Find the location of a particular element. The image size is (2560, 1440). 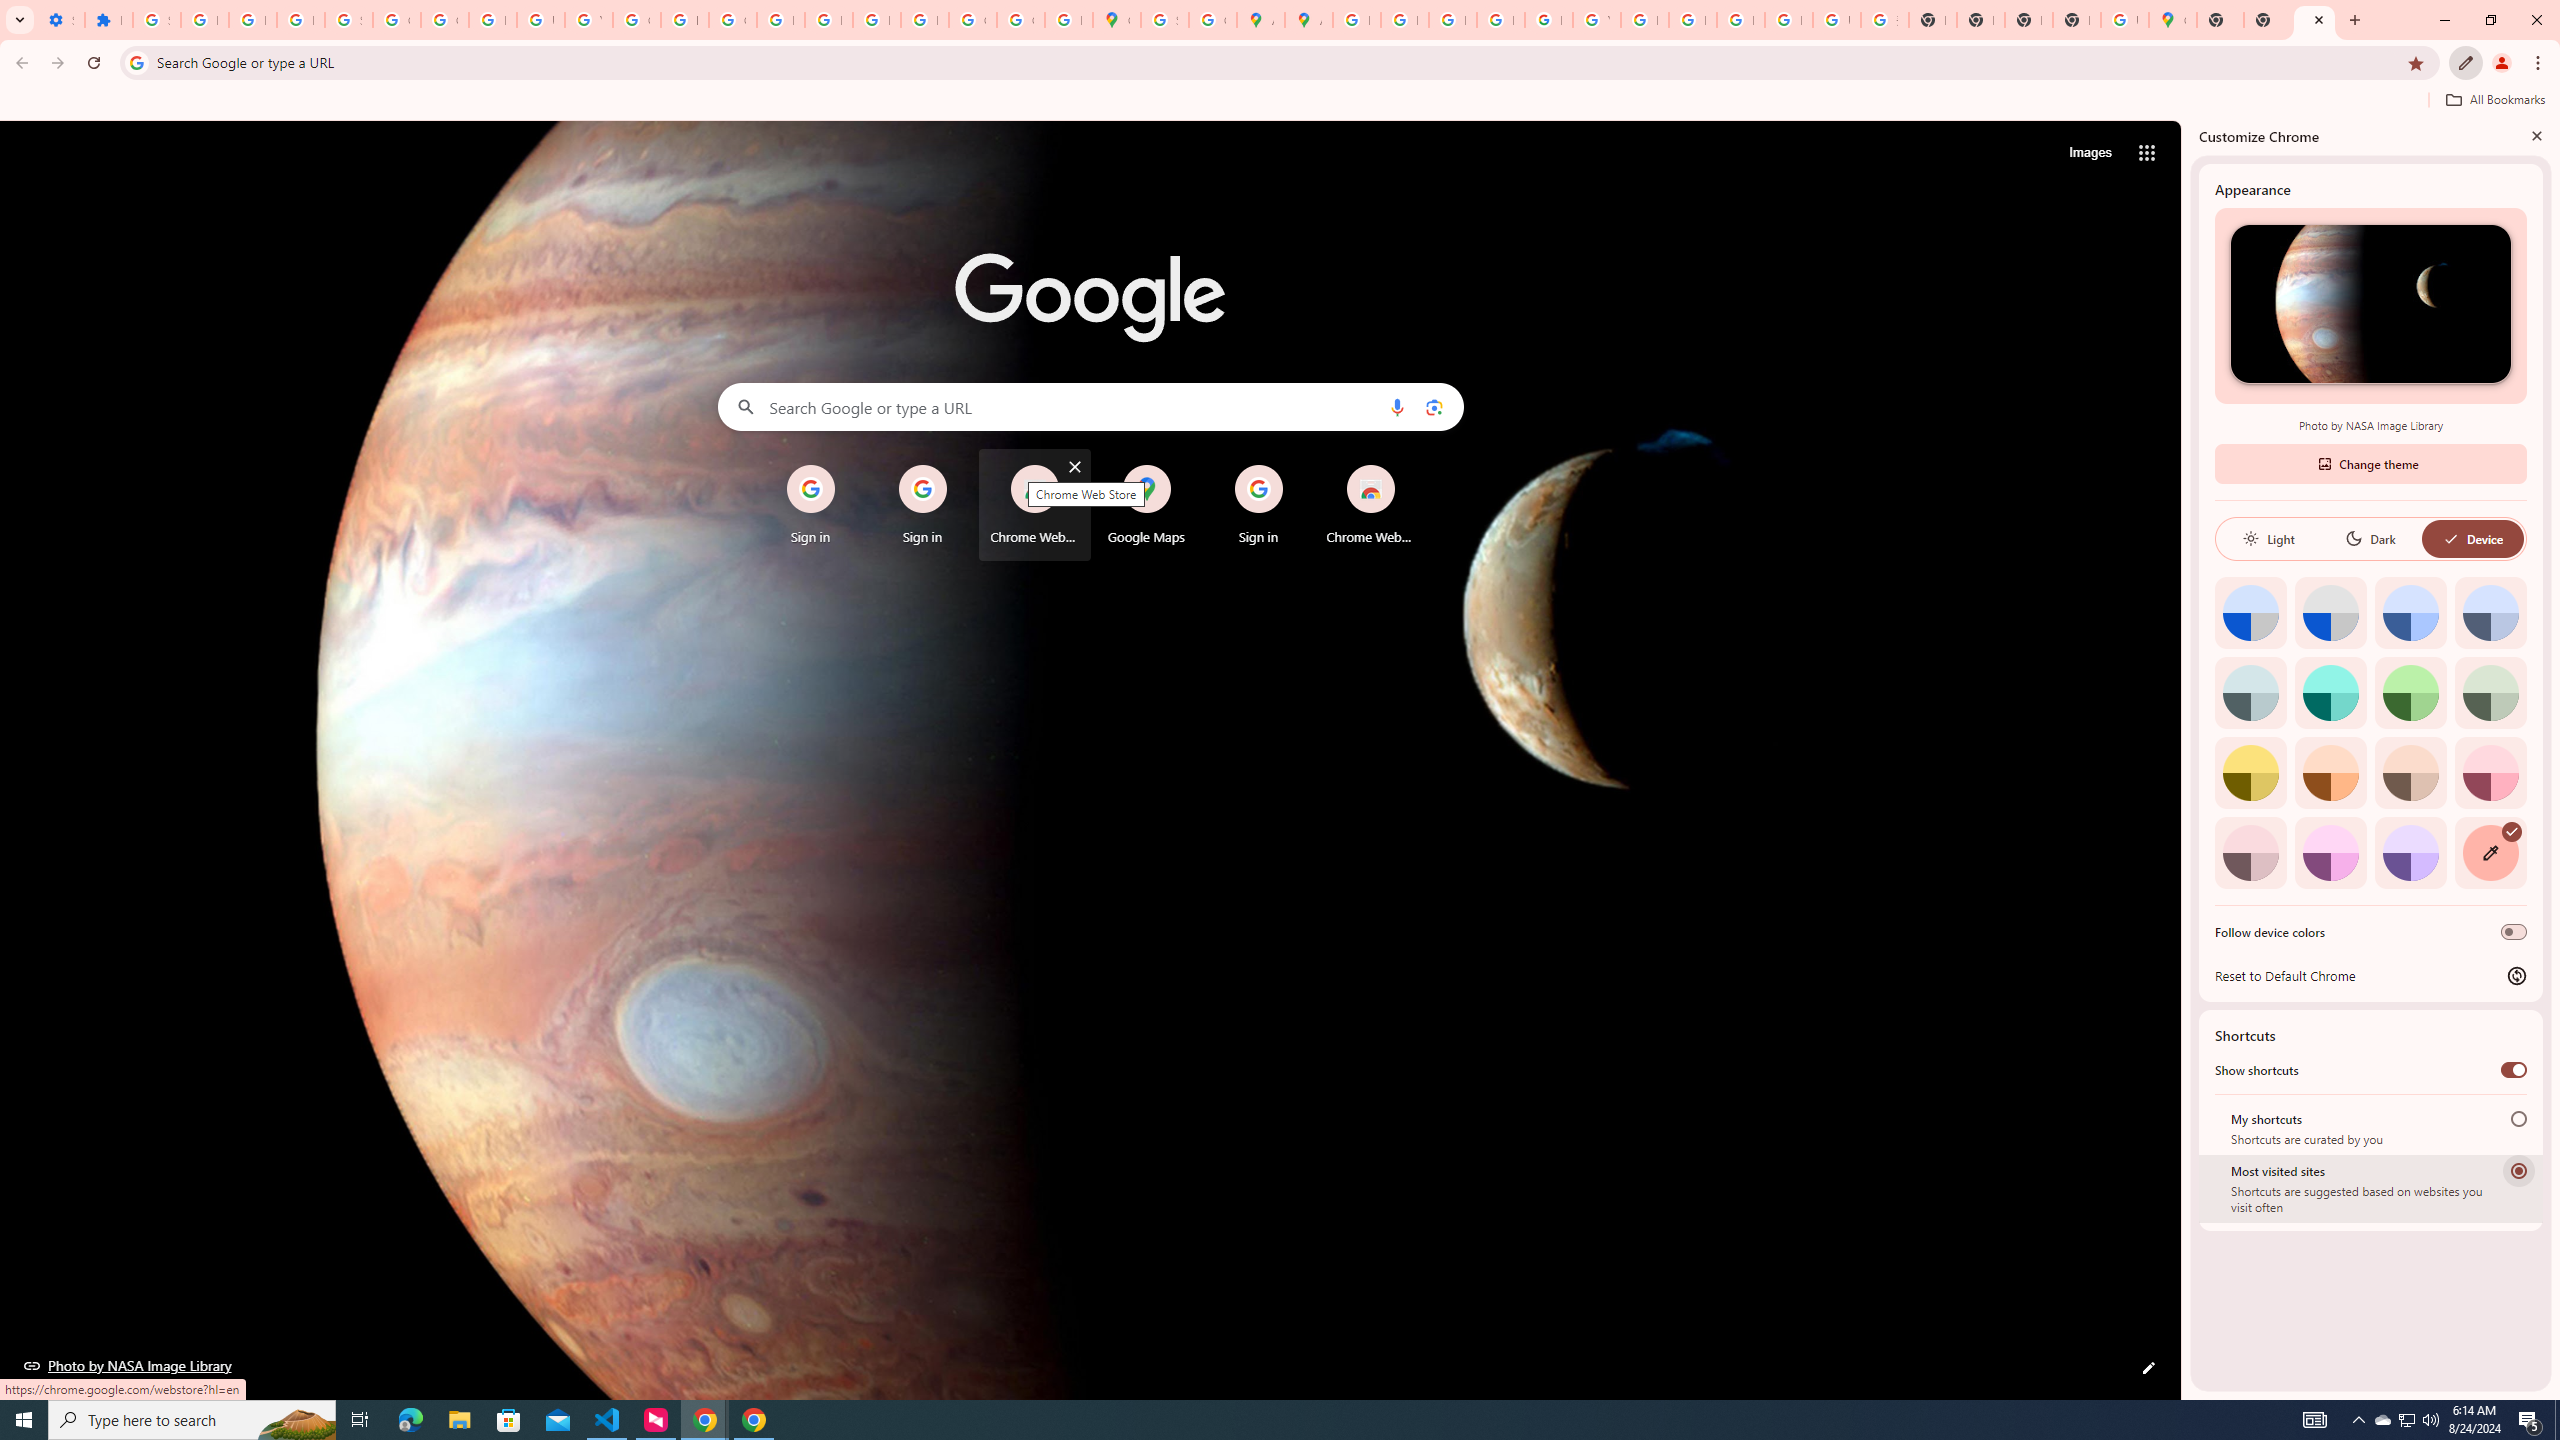

'Default color' is located at coordinates (2250, 612).